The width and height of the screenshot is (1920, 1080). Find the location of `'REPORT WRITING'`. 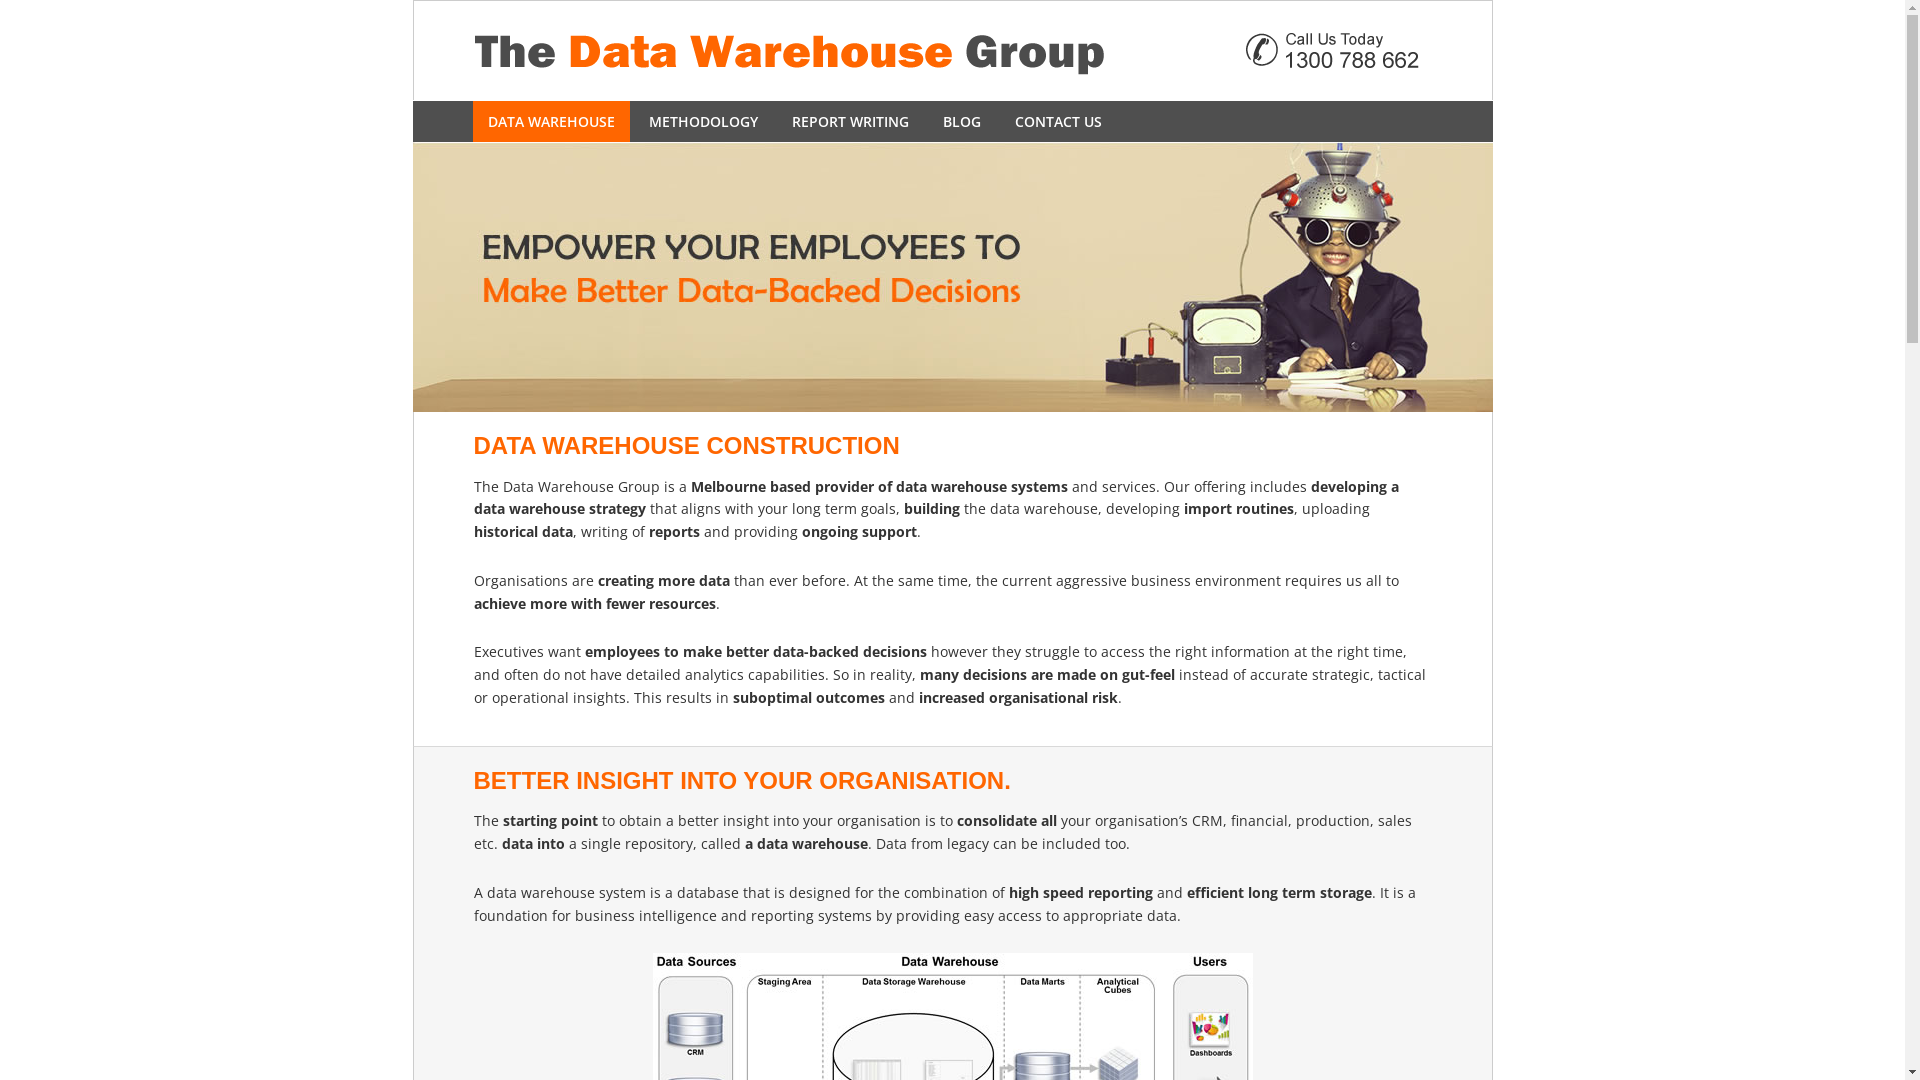

'REPORT WRITING' is located at coordinates (849, 121).